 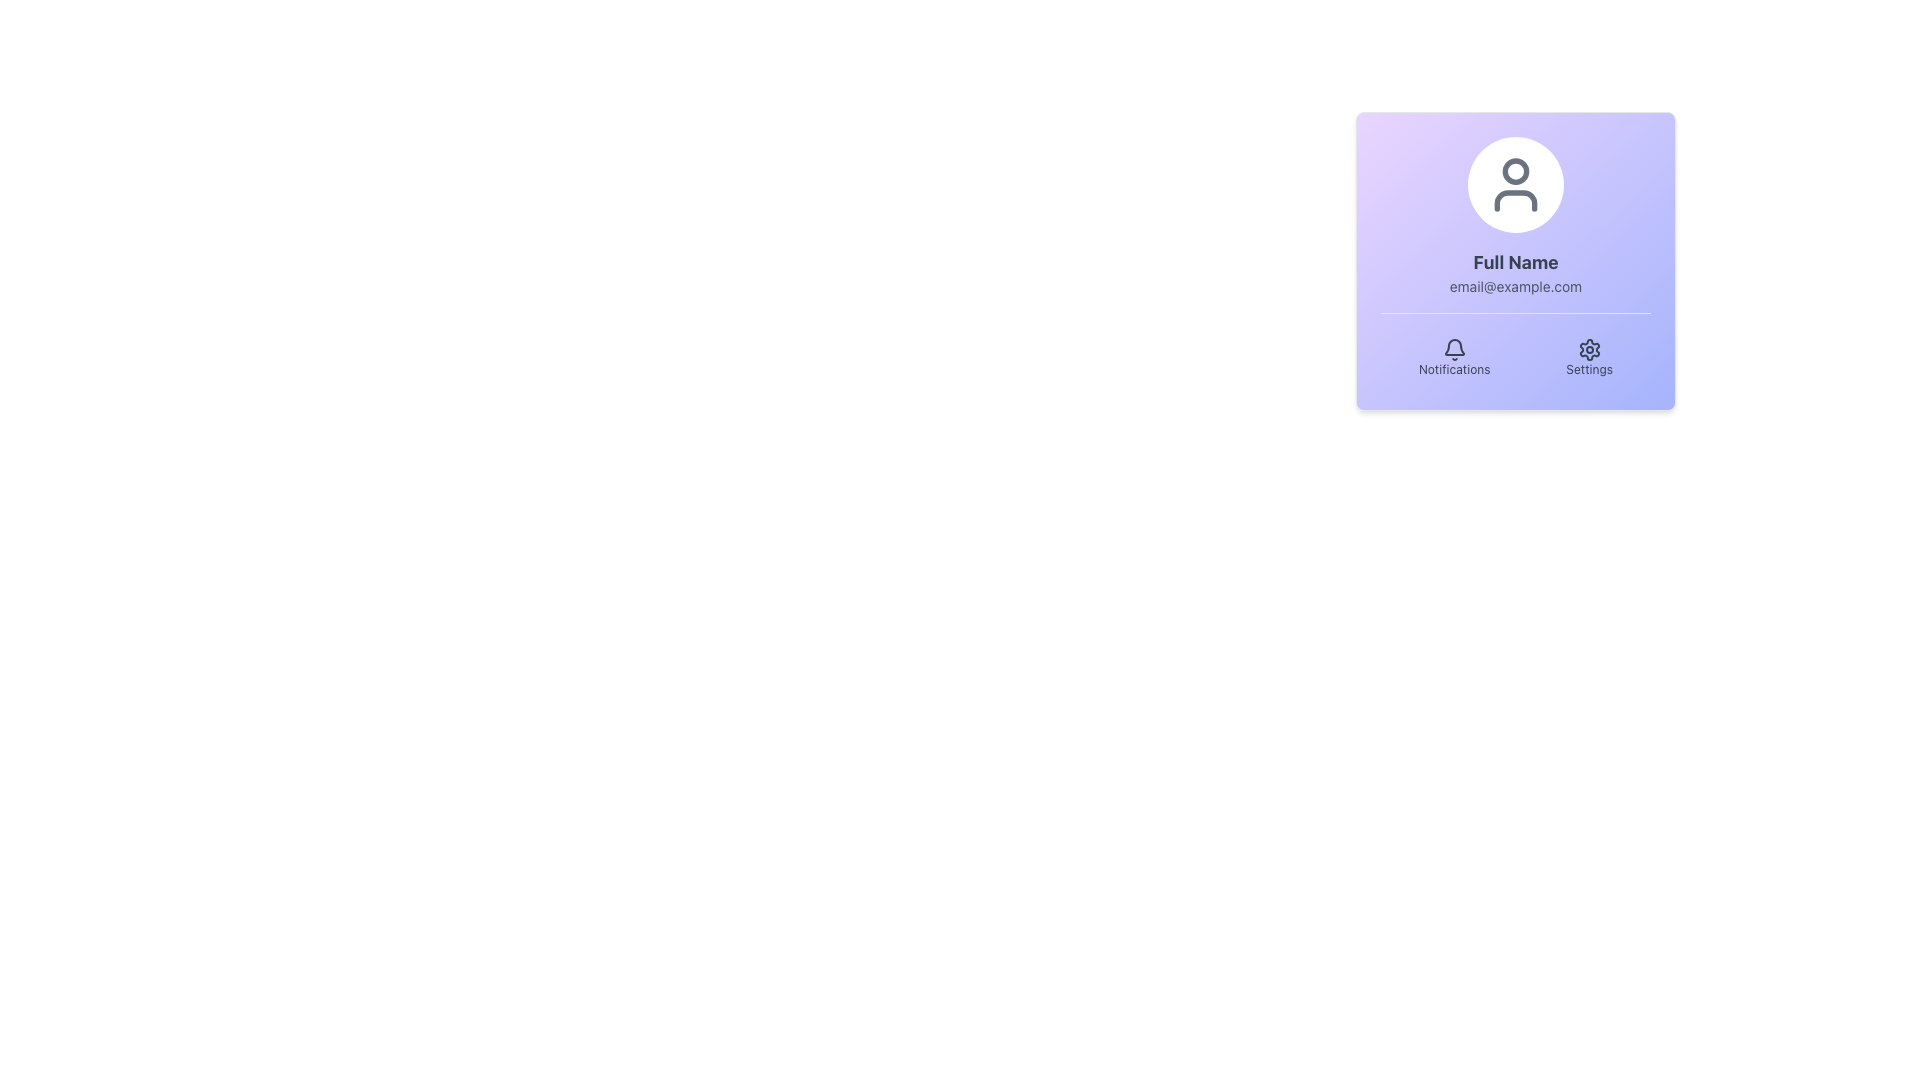 What do you see at coordinates (1588, 349) in the screenshot?
I see `the gear icon button located beneath the 'Settings' label` at bounding box center [1588, 349].